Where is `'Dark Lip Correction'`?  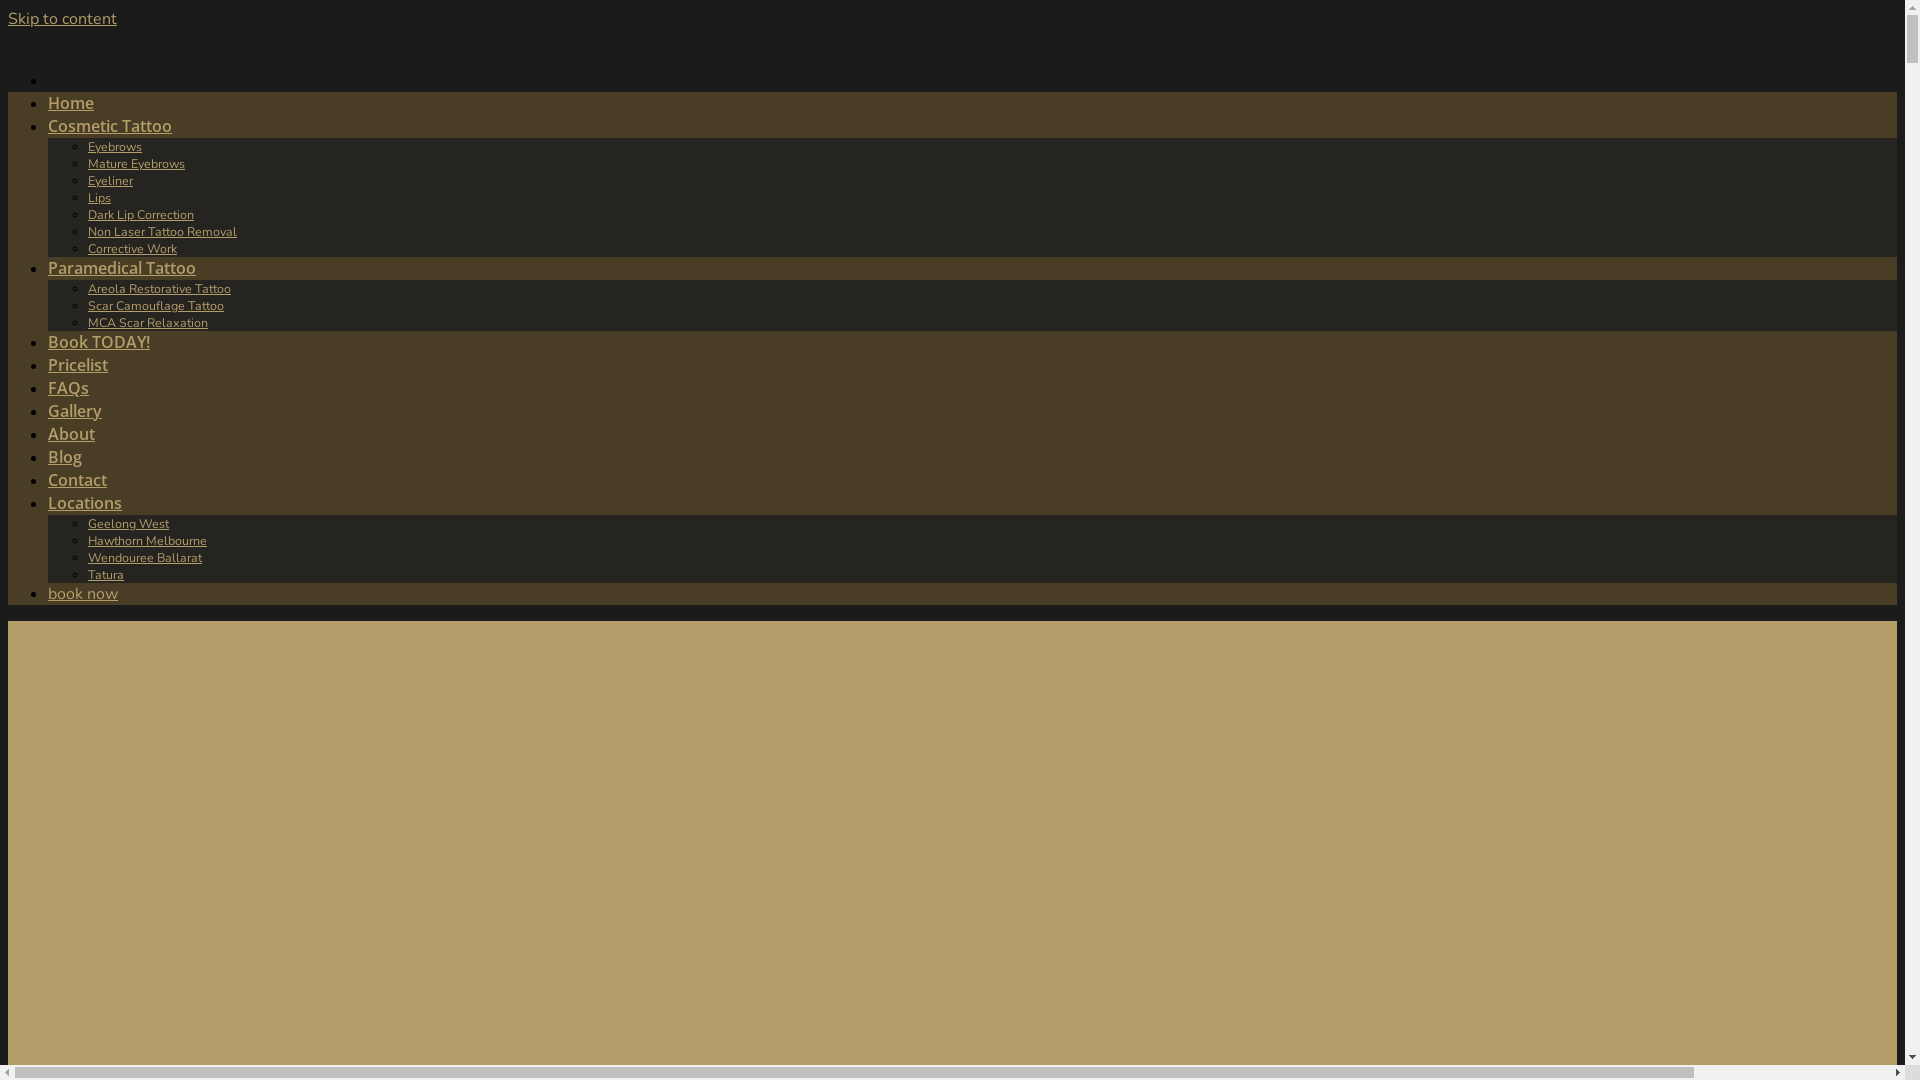
'Dark Lip Correction' is located at coordinates (139, 214).